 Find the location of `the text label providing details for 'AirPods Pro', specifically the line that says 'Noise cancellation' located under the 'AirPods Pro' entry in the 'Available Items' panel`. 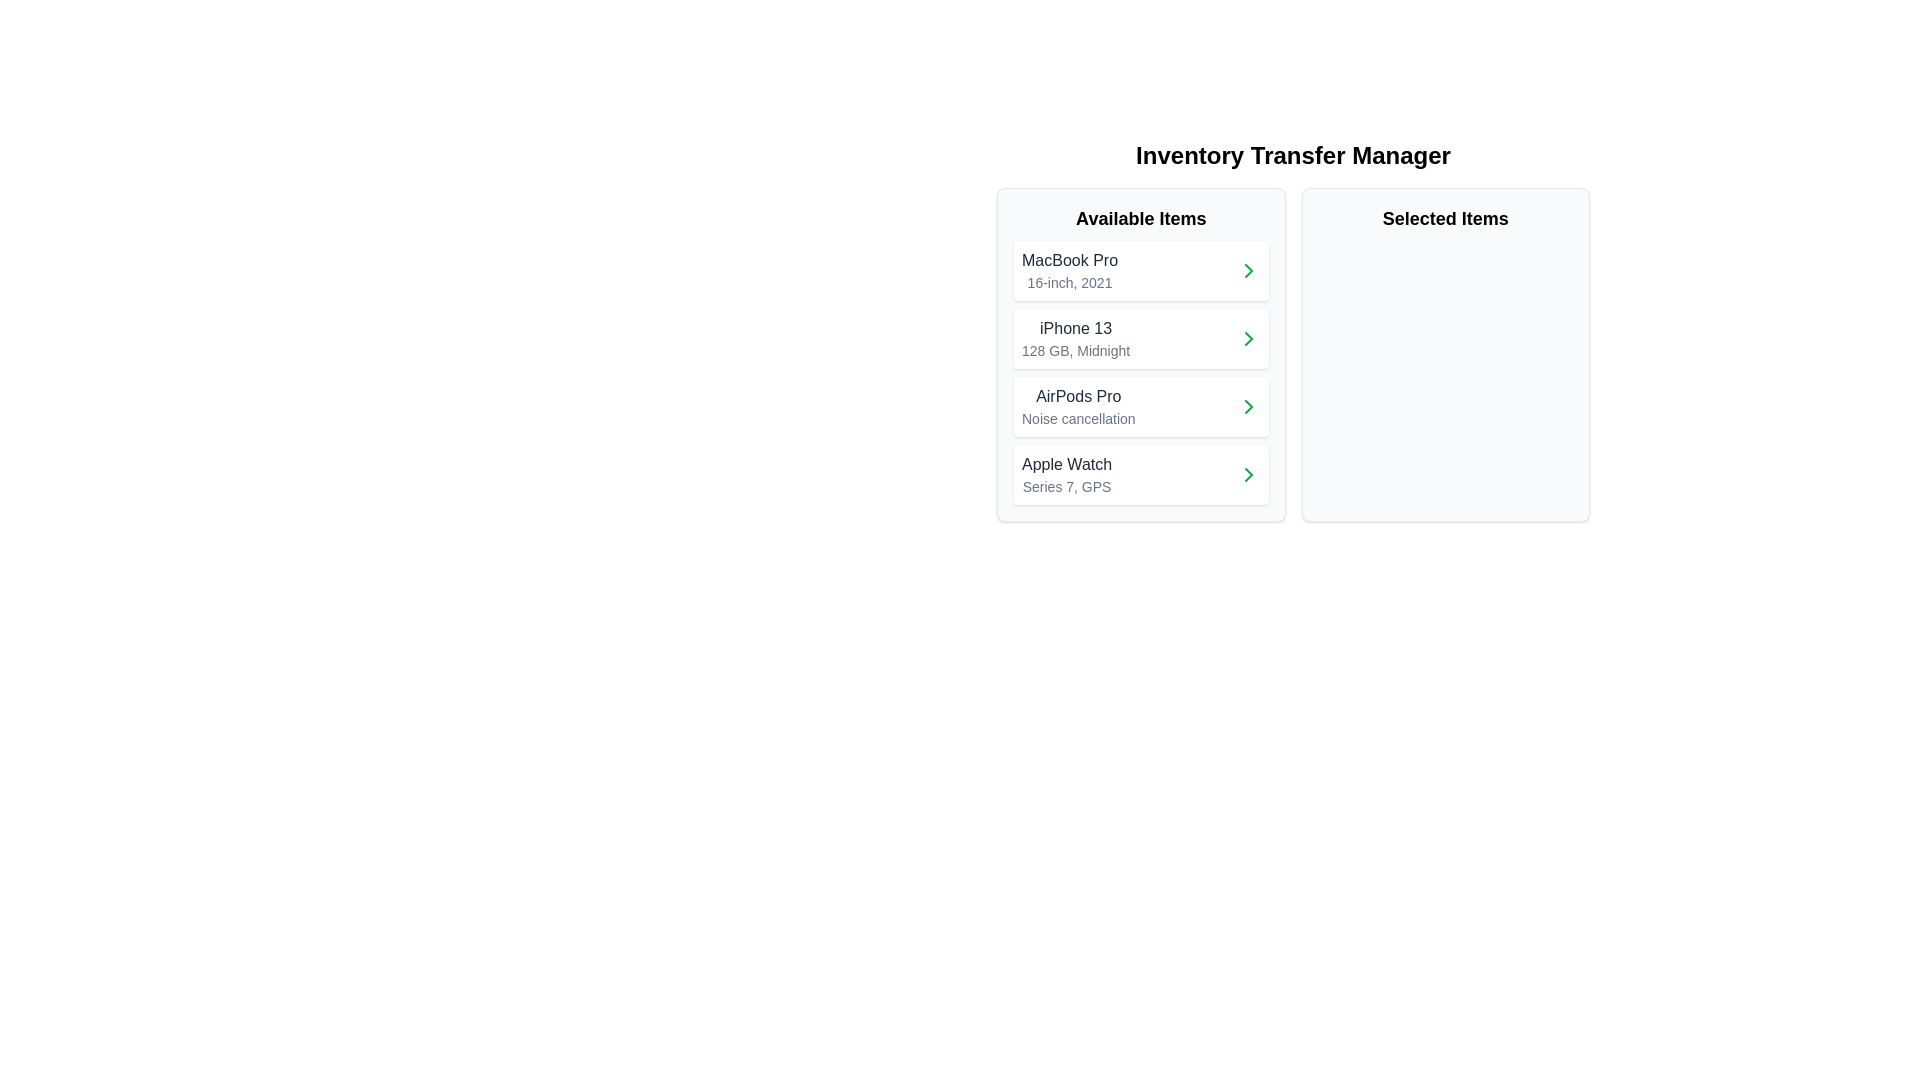

the text label providing details for 'AirPods Pro', specifically the line that says 'Noise cancellation' located under the 'AirPods Pro' entry in the 'Available Items' panel is located at coordinates (1077, 418).